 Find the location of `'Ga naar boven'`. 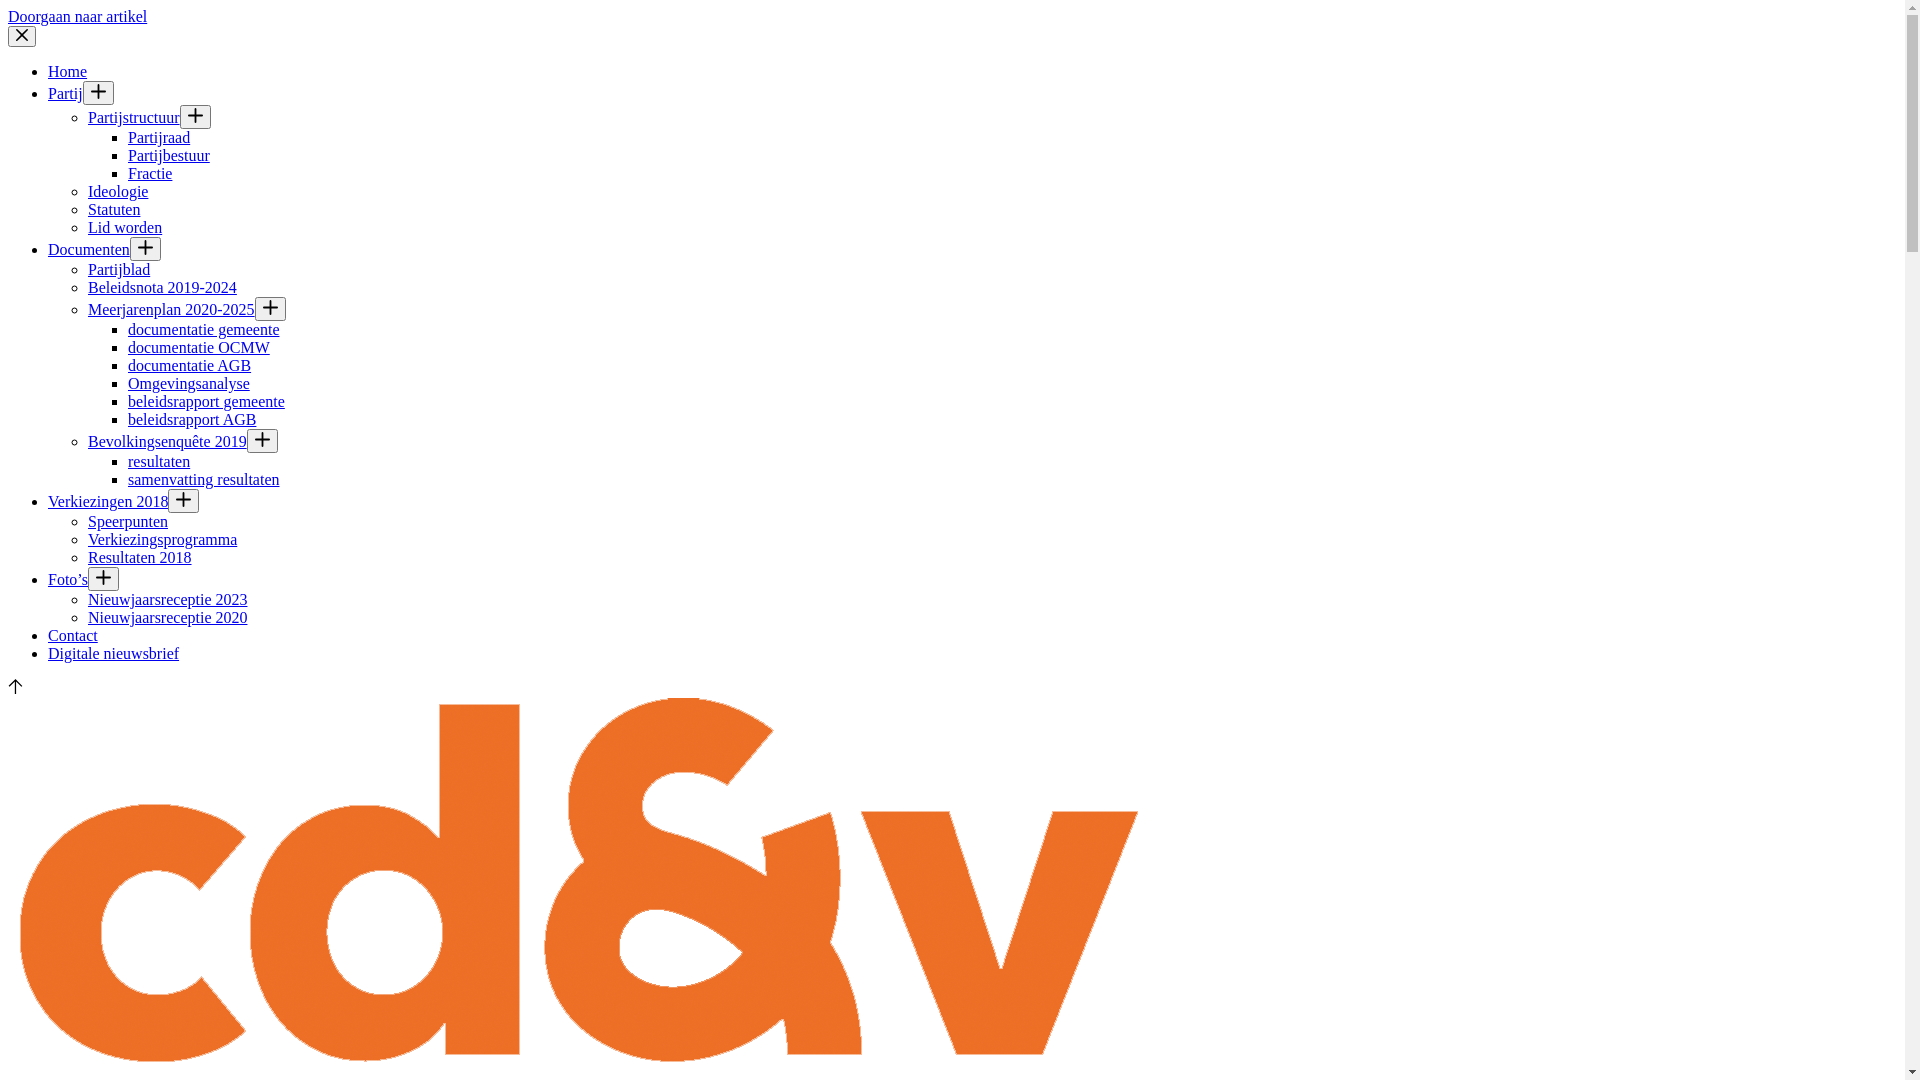

'Ga naar boven' is located at coordinates (8, 687).